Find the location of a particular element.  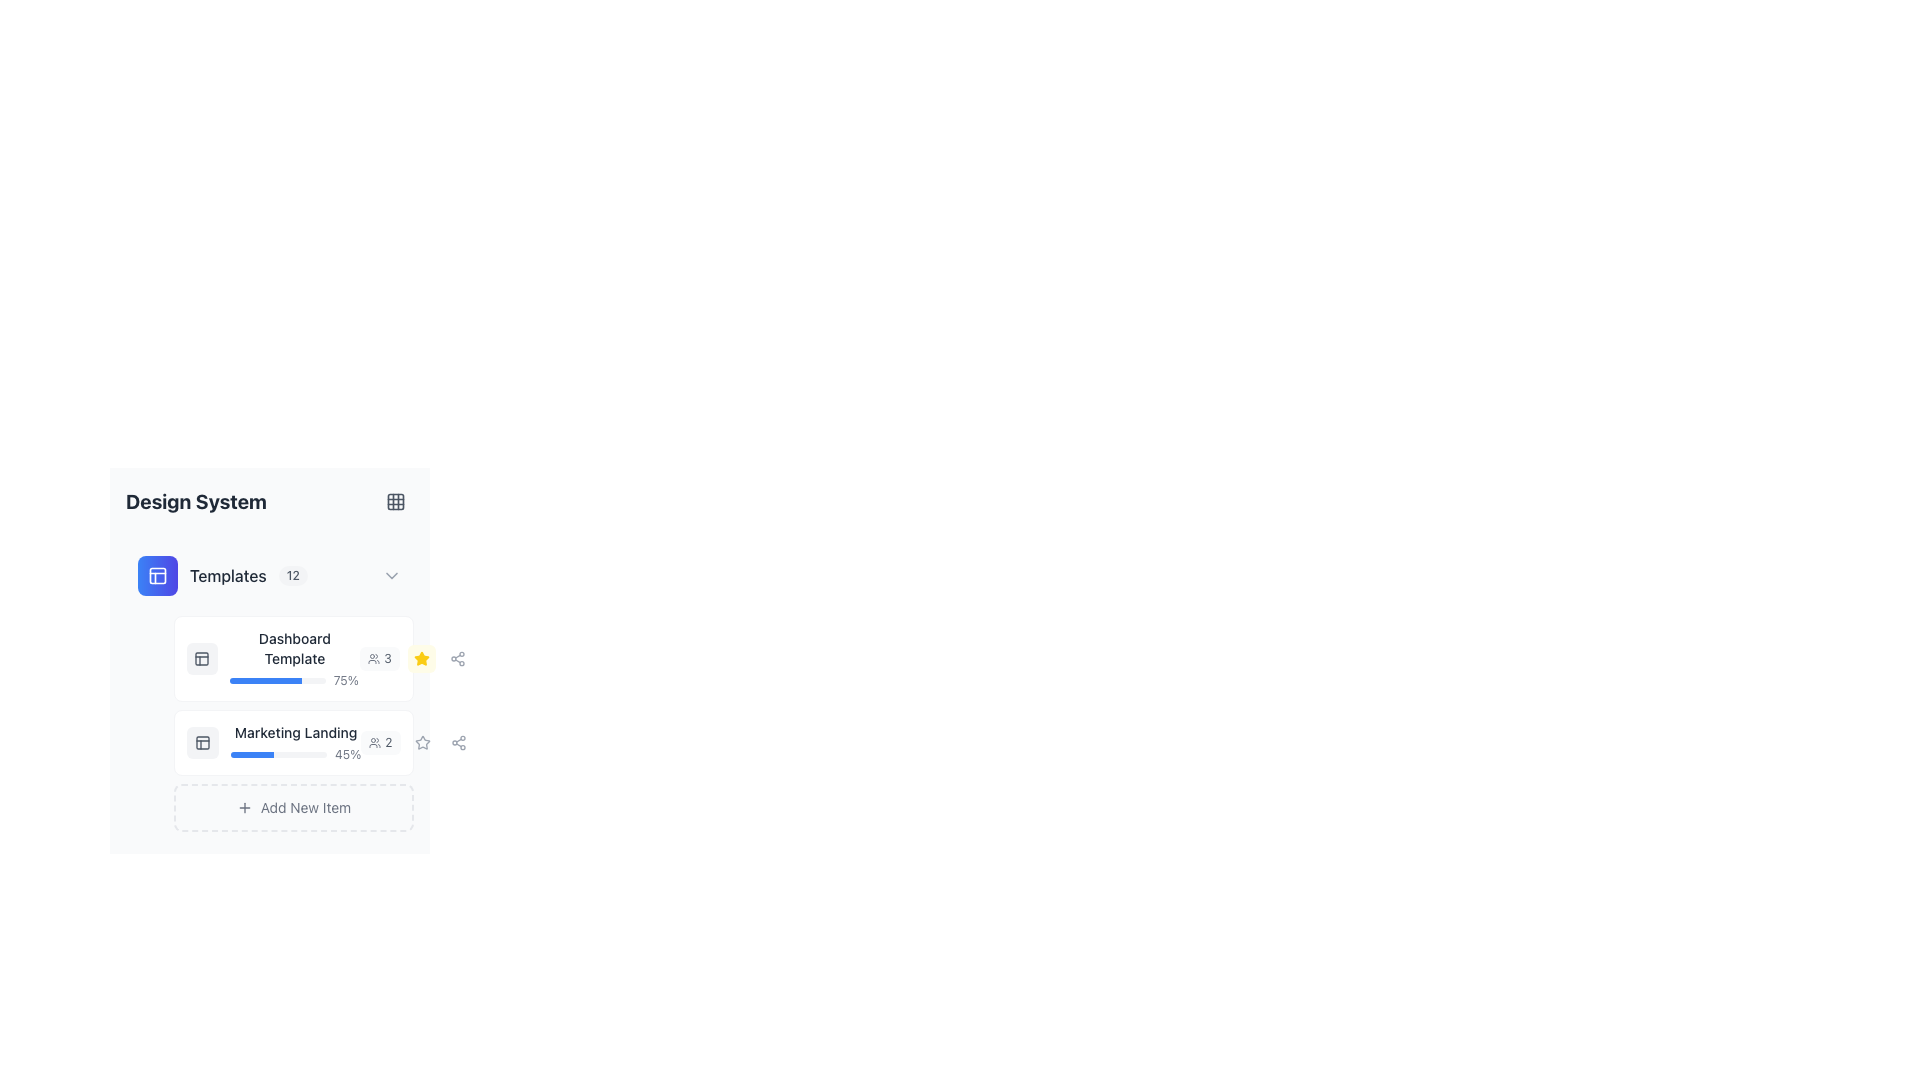

the star icon button with a golden fill, located to the right of the number '3' within a rounded rectangular badge, to mark it is located at coordinates (420, 659).